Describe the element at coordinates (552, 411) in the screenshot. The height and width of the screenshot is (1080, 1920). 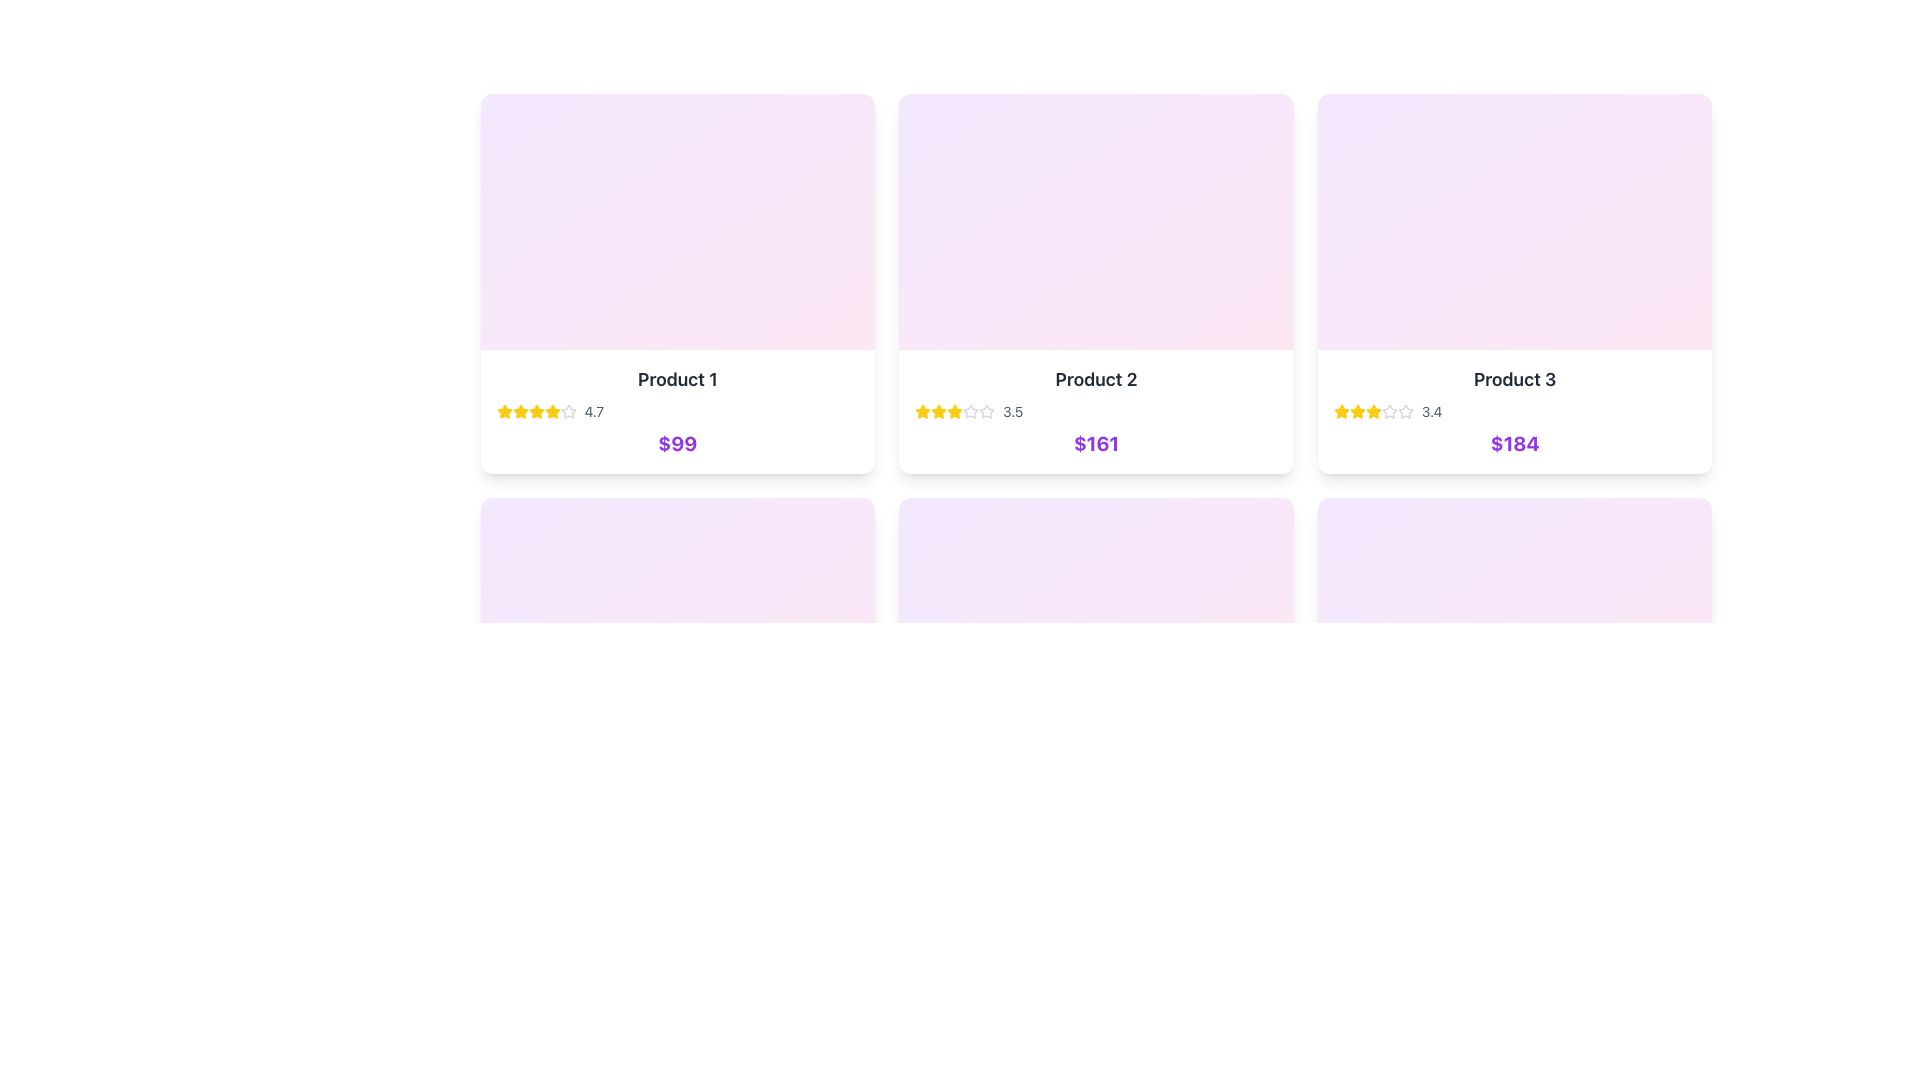
I see `the fifth yellow star-shaped icon in the rating section of 'Product 1'` at that location.